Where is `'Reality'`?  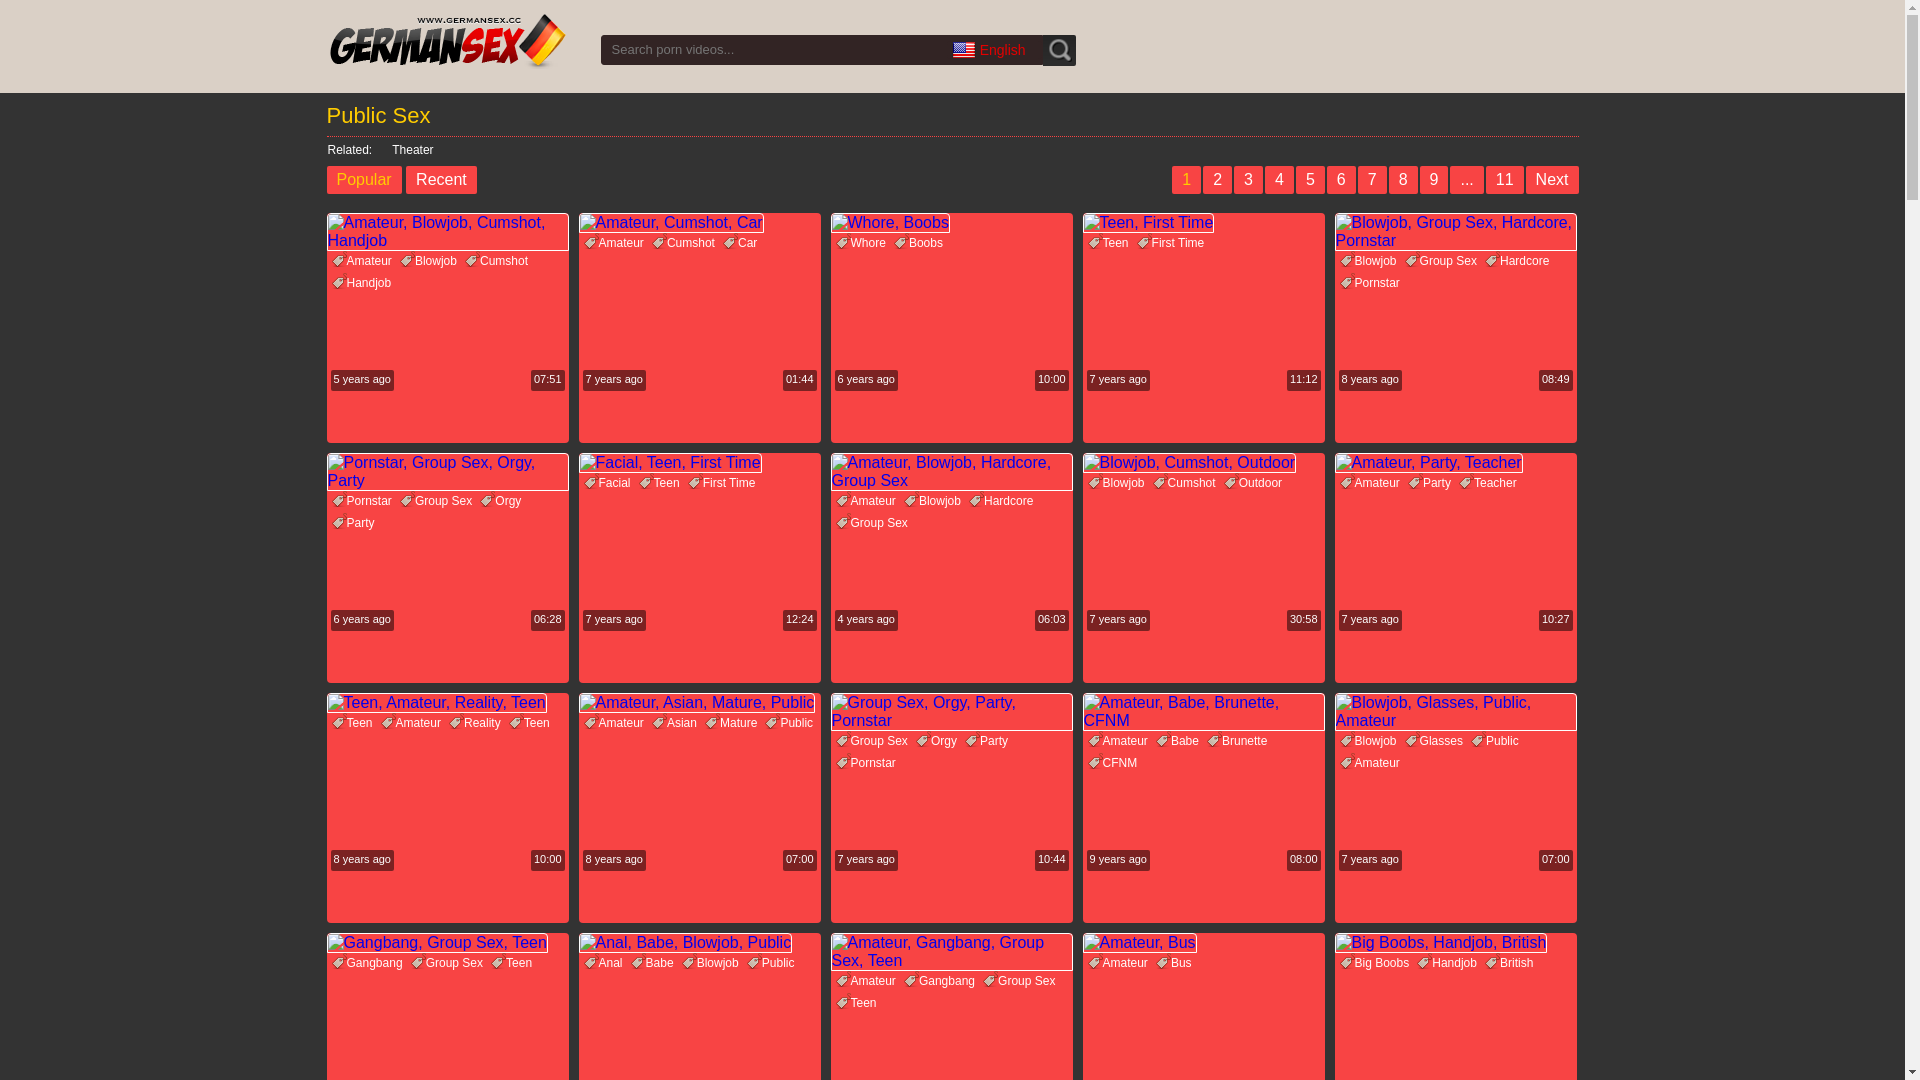
'Reality' is located at coordinates (476, 722).